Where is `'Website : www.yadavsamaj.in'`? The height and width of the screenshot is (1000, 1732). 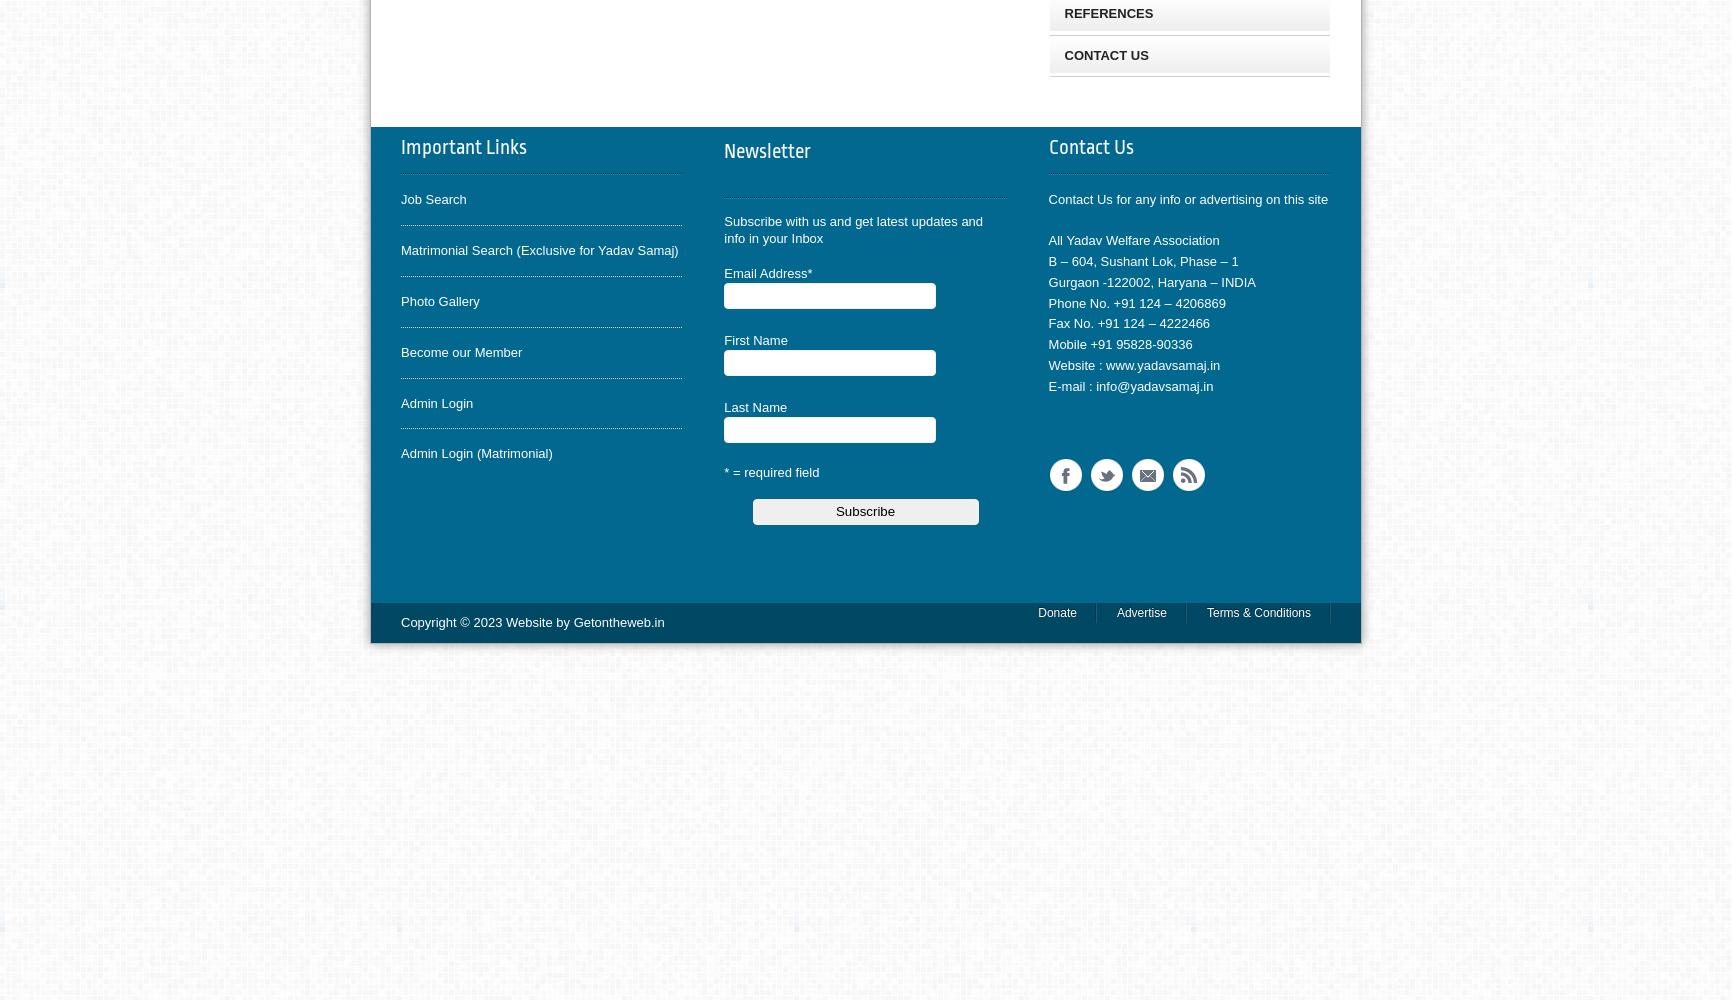 'Website : www.yadavsamaj.in' is located at coordinates (1132, 363).